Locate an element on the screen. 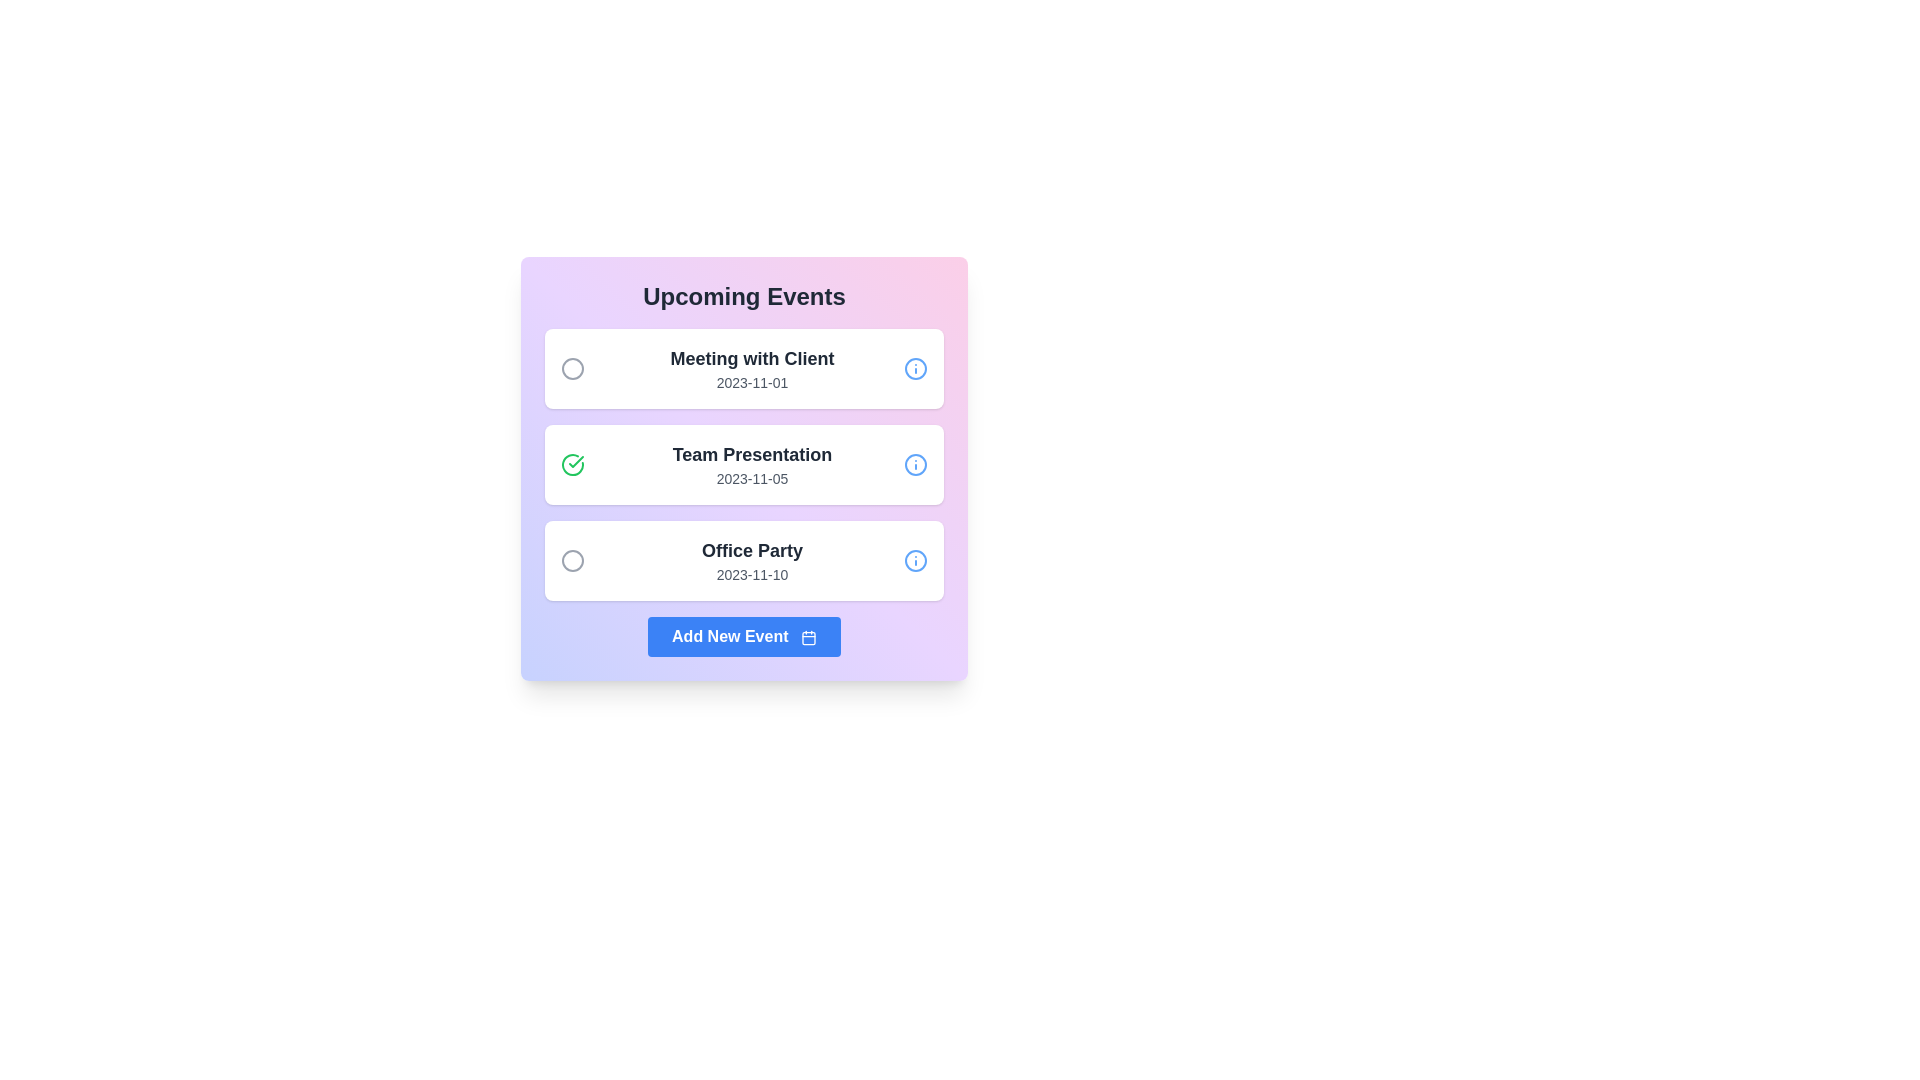  the second event card in the 'Upcoming Events' section, which features 'Team Presentation' and a green check mark icon on the left is located at coordinates (743, 465).